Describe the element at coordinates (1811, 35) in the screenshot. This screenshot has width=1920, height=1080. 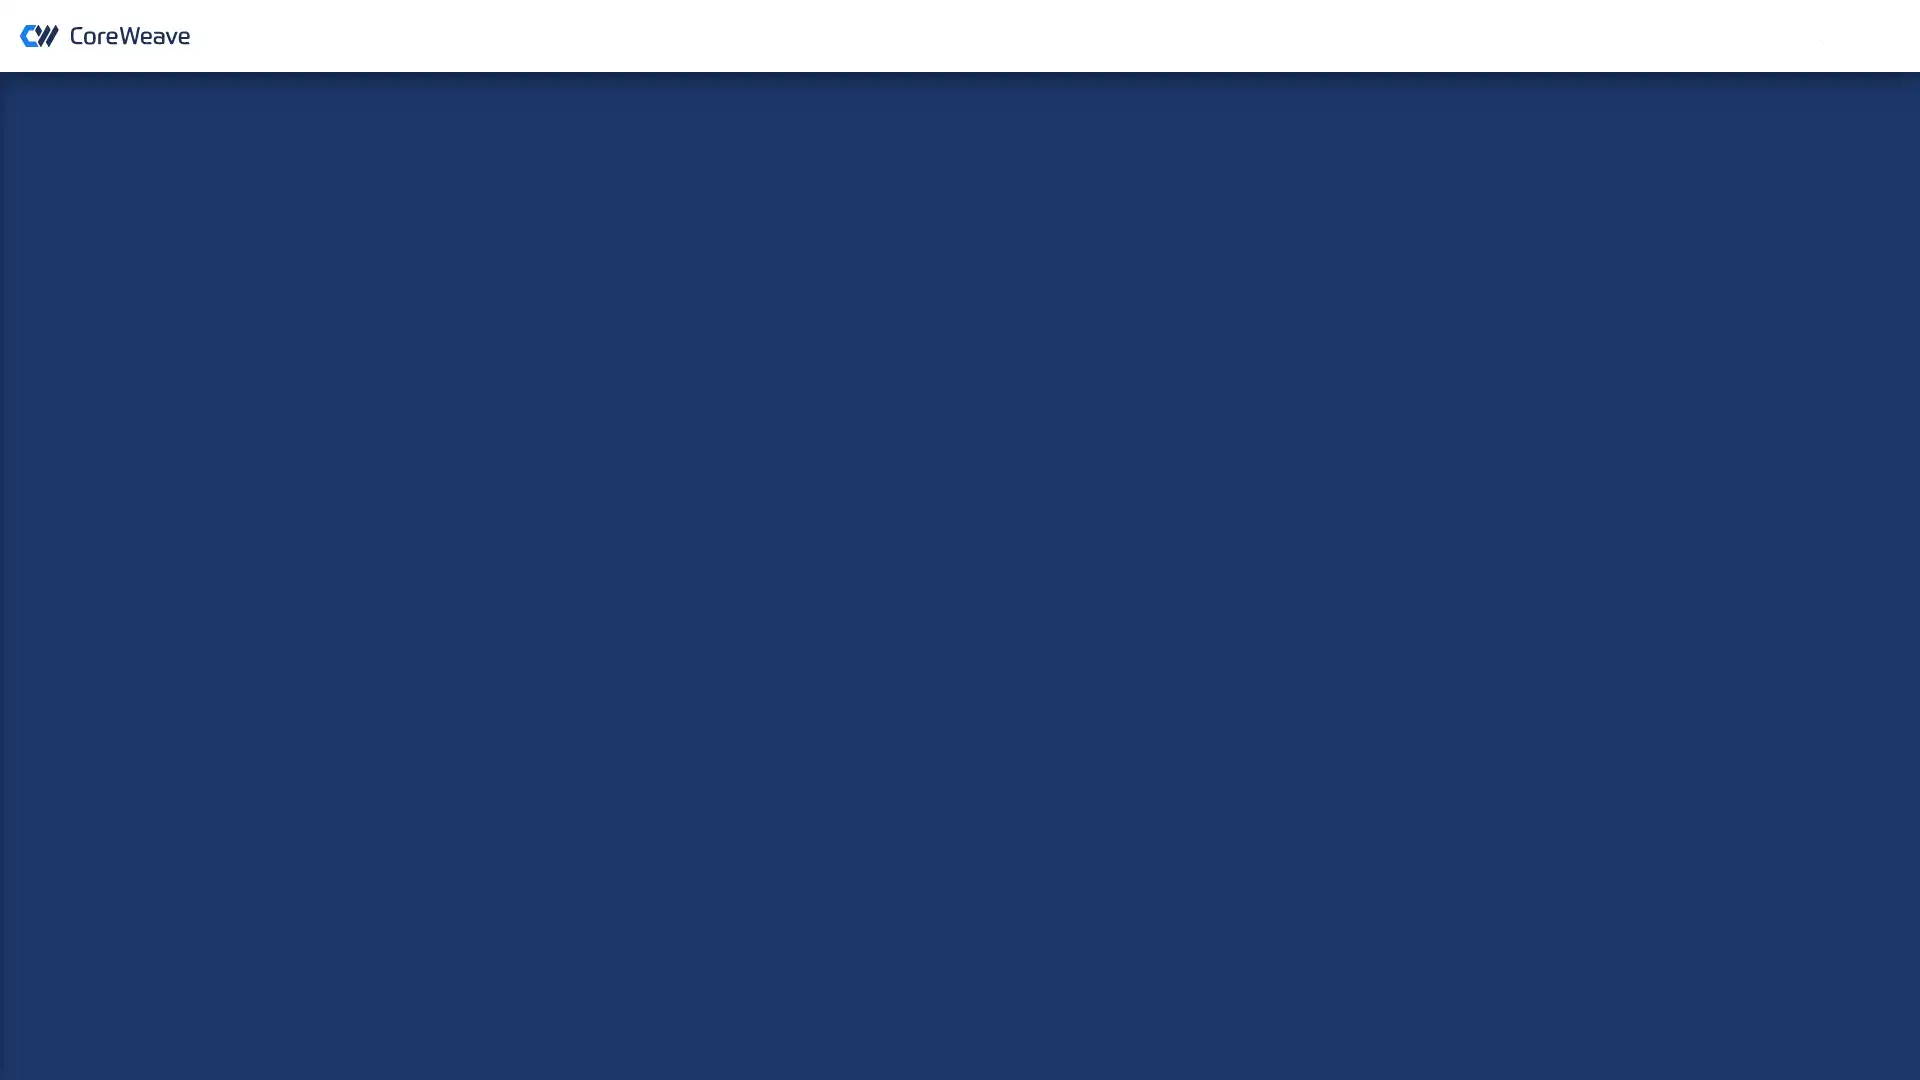
I see `REQUEST AN ACCOUNT` at that location.